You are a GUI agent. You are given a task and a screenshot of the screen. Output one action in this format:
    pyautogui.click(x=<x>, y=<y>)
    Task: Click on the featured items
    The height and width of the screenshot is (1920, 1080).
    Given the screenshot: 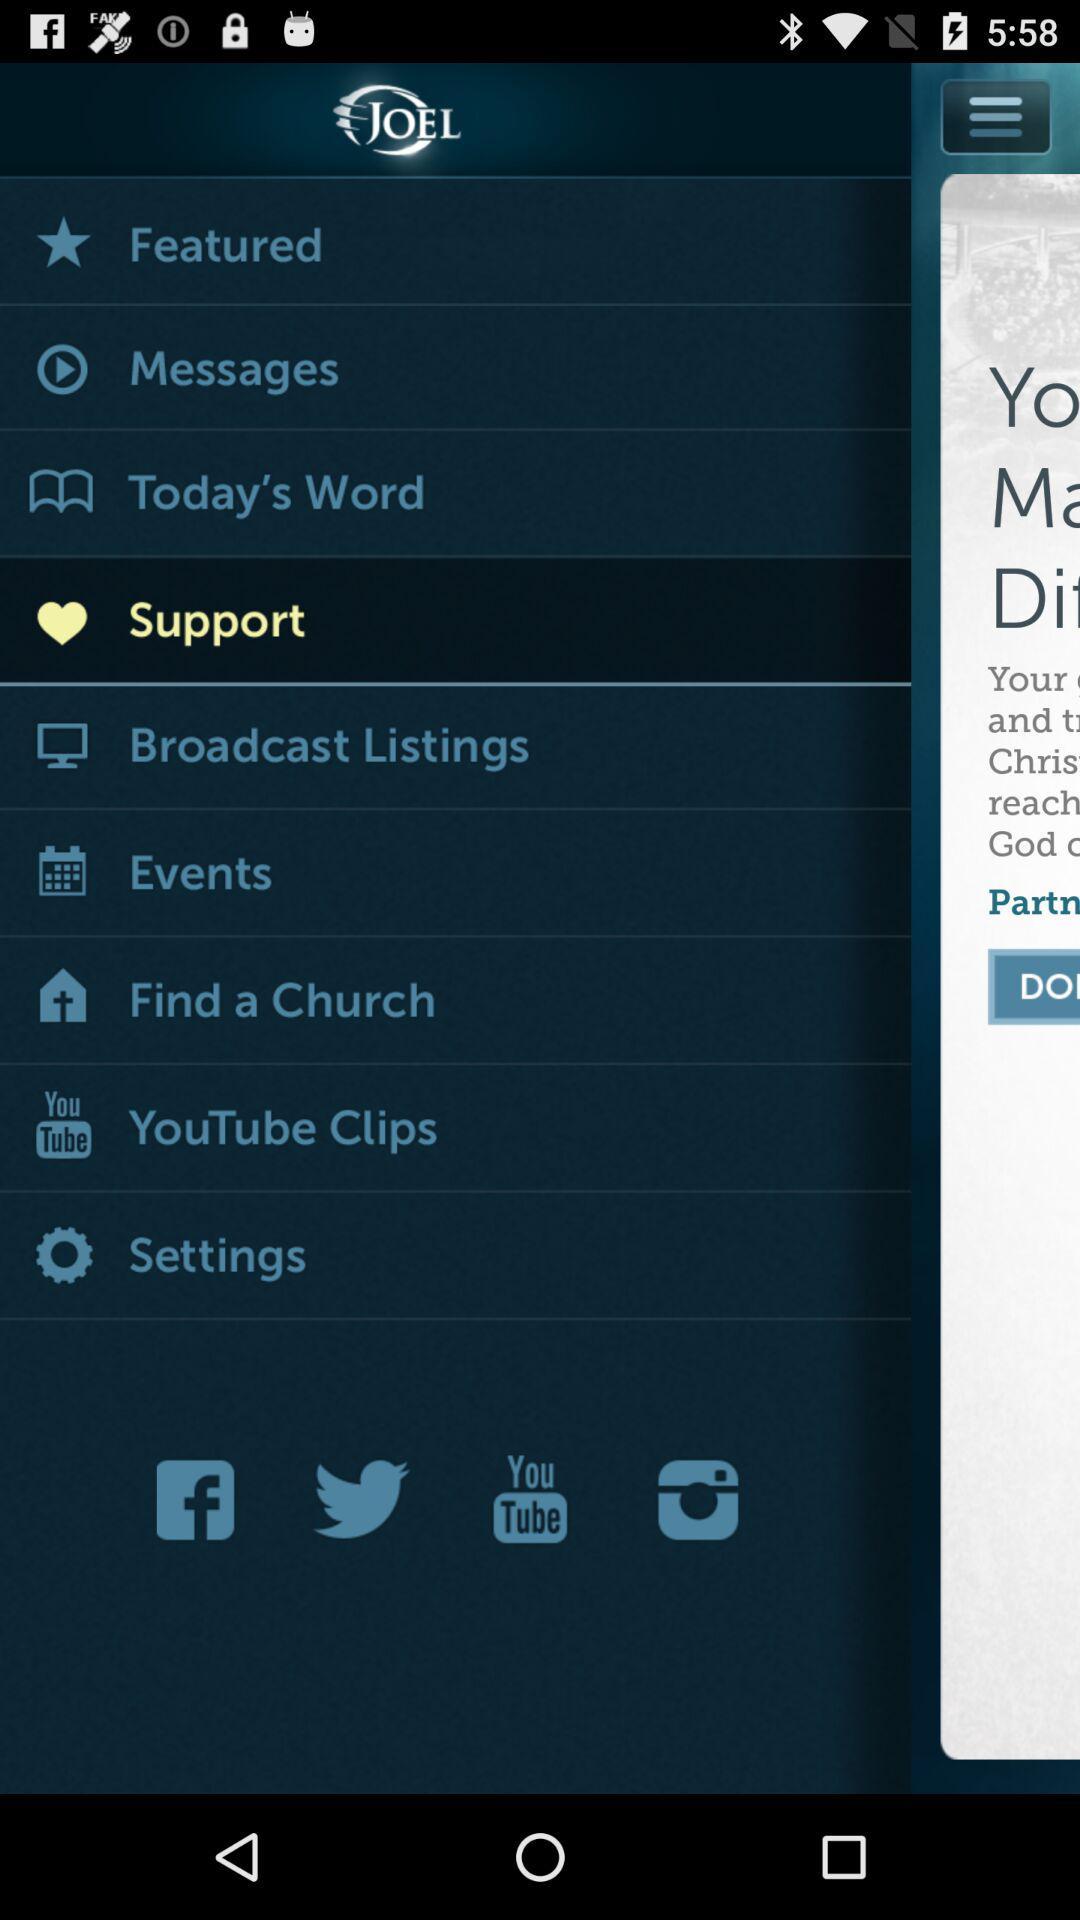 What is the action you would take?
    pyautogui.click(x=455, y=241)
    